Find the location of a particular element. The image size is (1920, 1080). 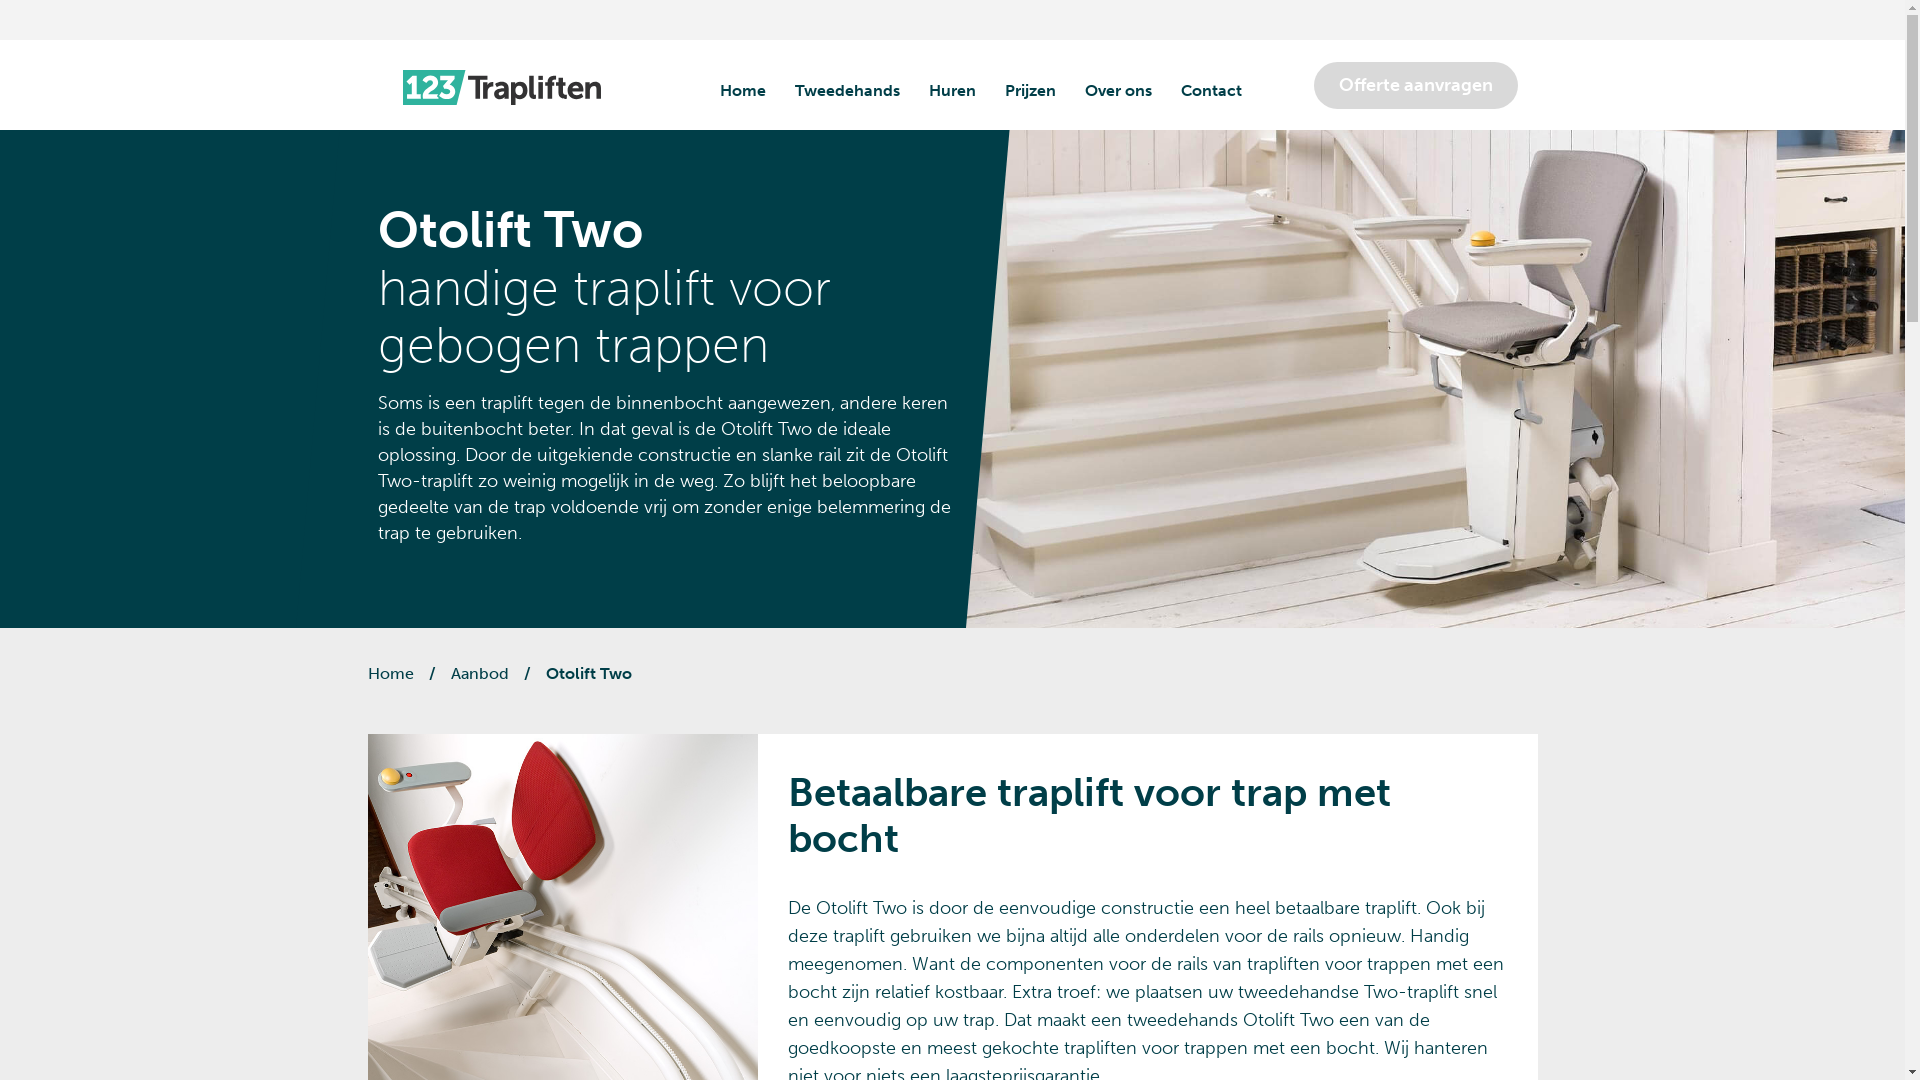

'Over ons' is located at coordinates (1083, 91).